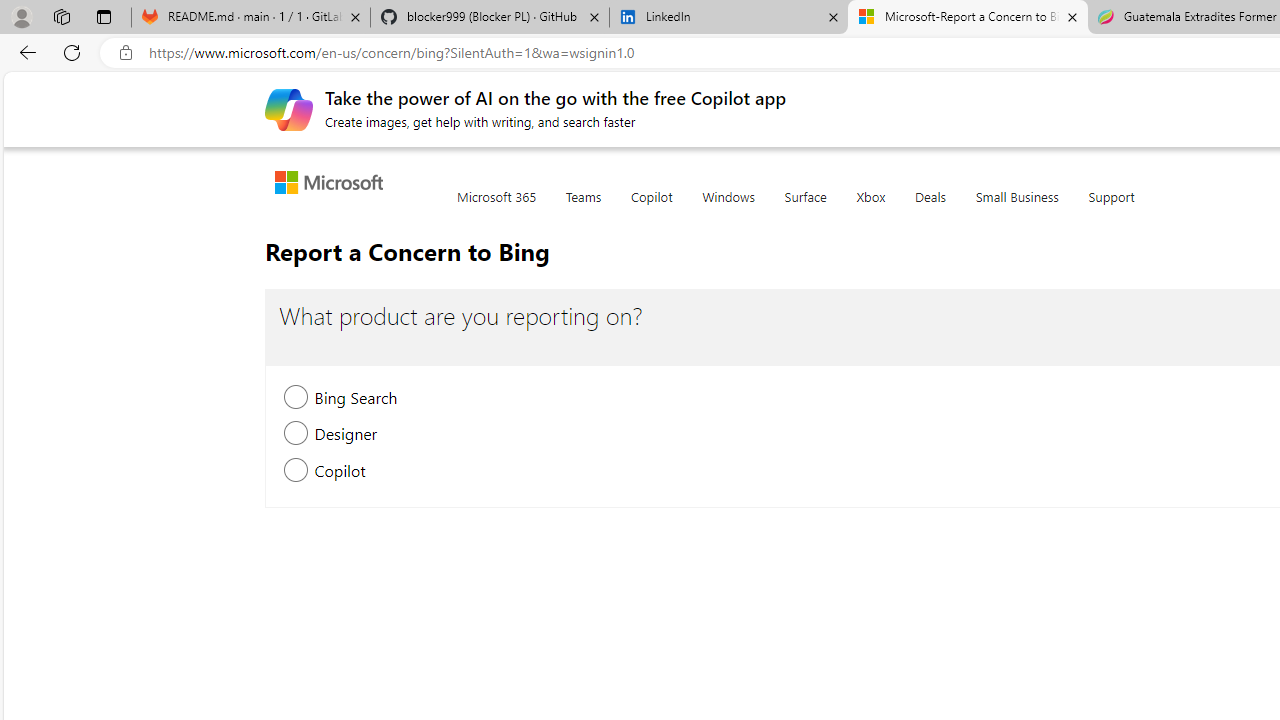 This screenshot has height=720, width=1280. I want to click on 'Teams', so click(582, 208).